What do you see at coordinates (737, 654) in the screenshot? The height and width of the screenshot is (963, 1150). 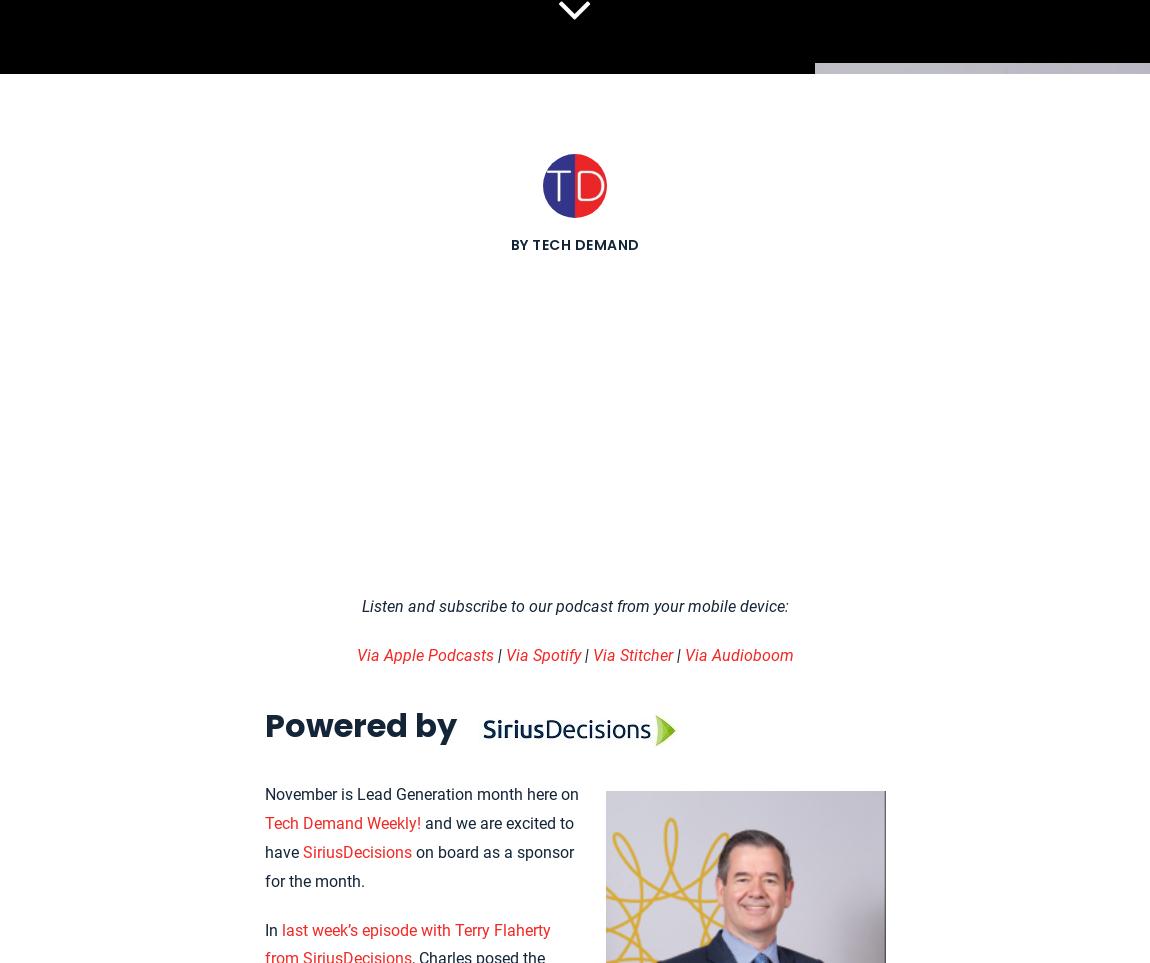 I see `'Via Audioboom'` at bounding box center [737, 654].